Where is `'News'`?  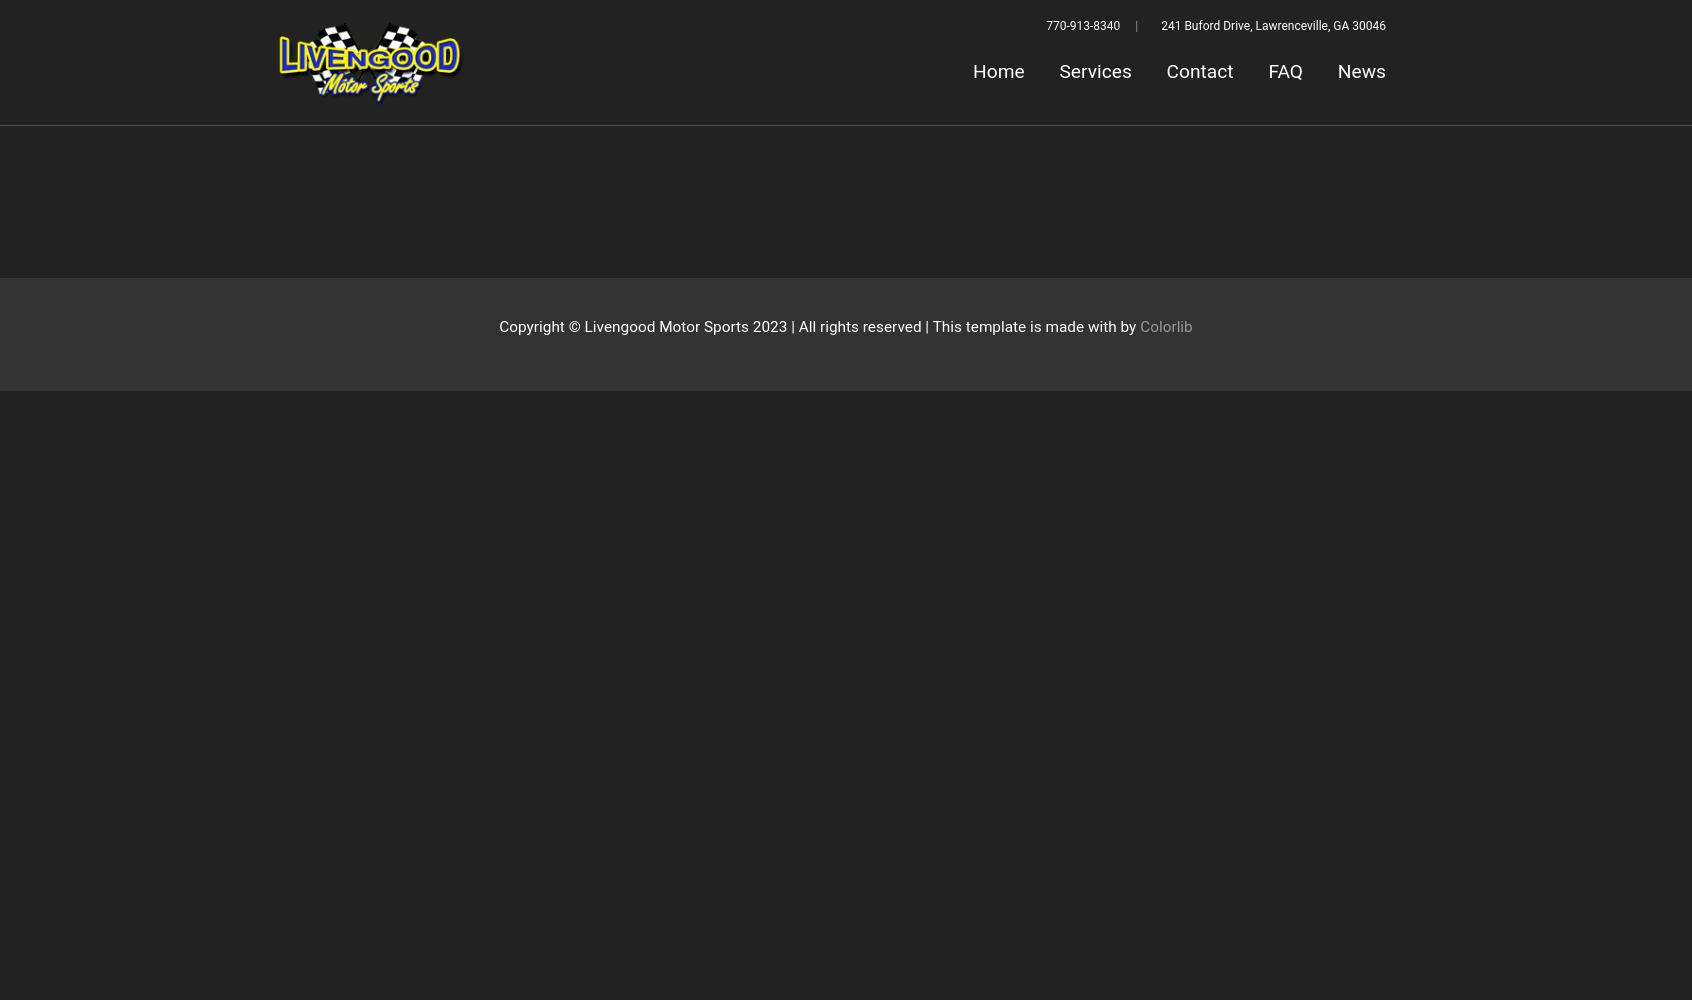 'News' is located at coordinates (1361, 70).